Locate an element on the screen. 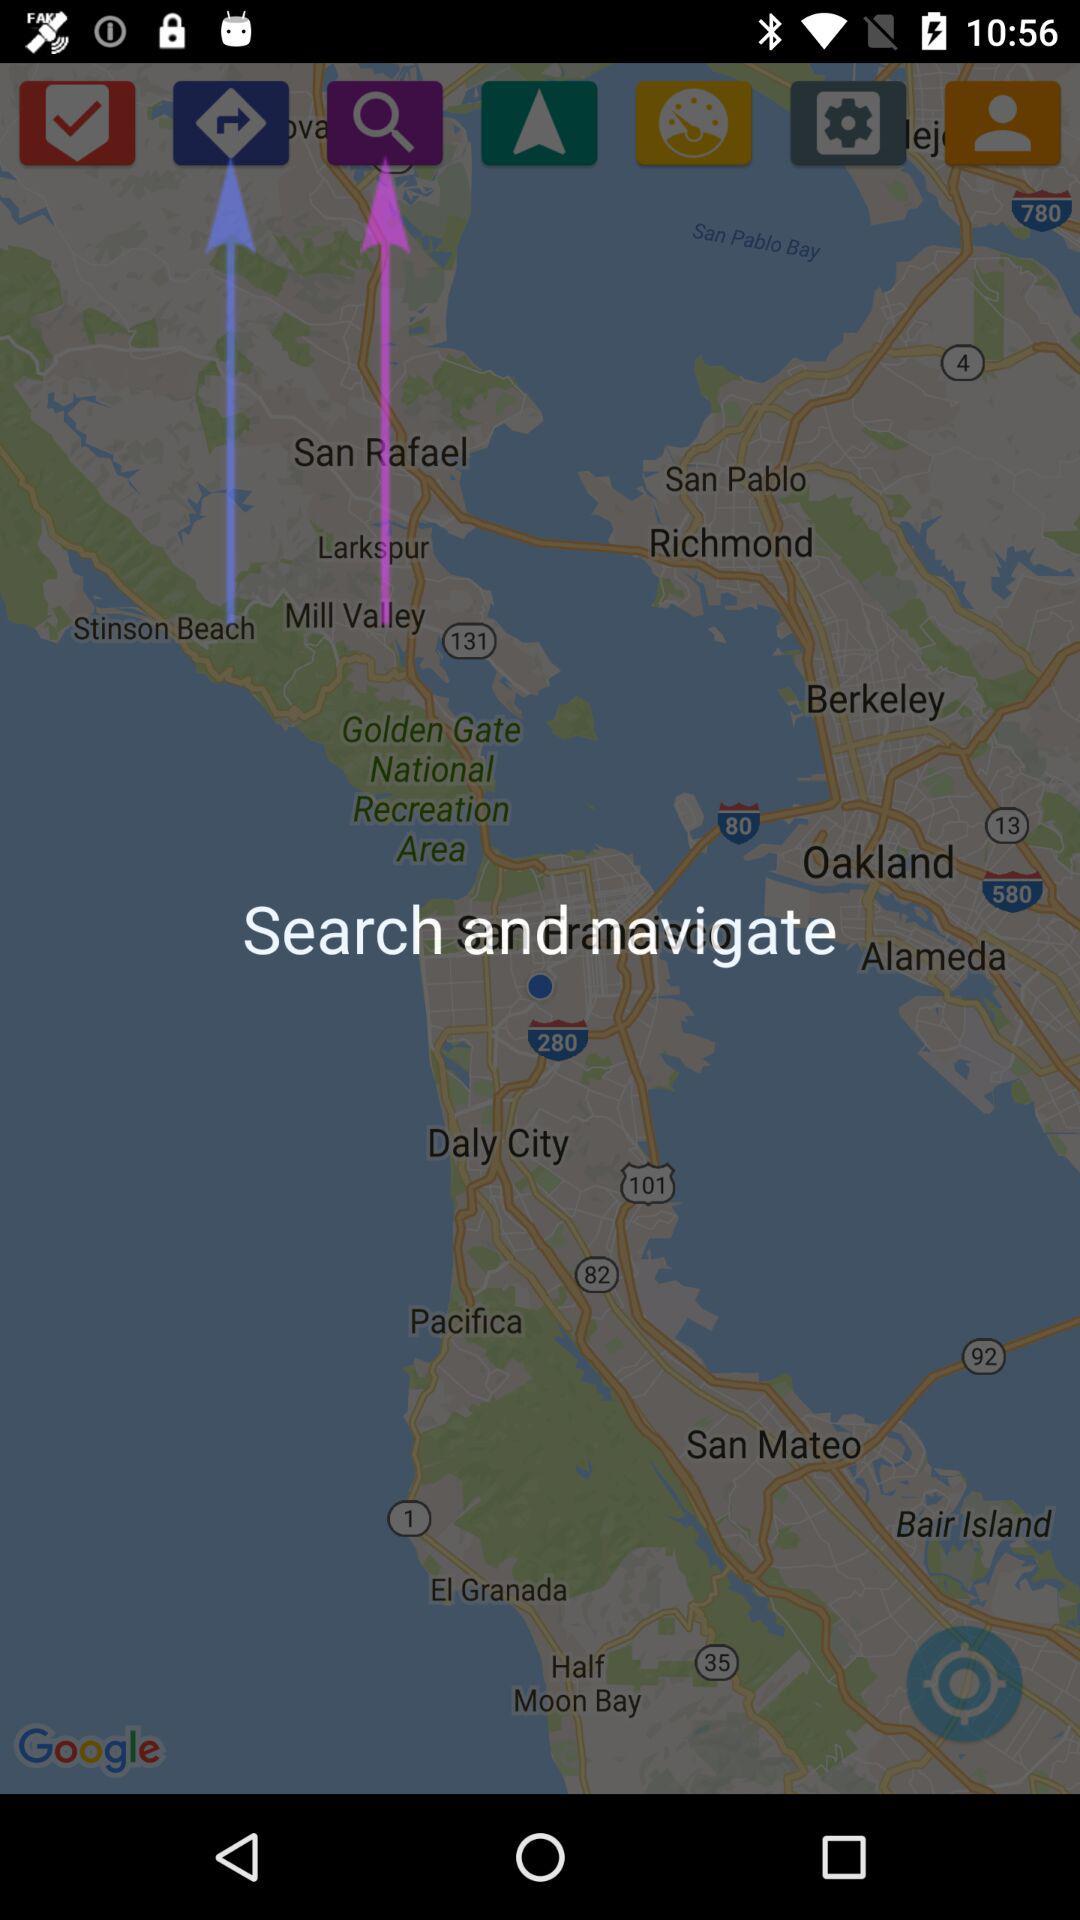 The image size is (1080, 1920). the item above the search and navigate app is located at coordinates (848, 121).